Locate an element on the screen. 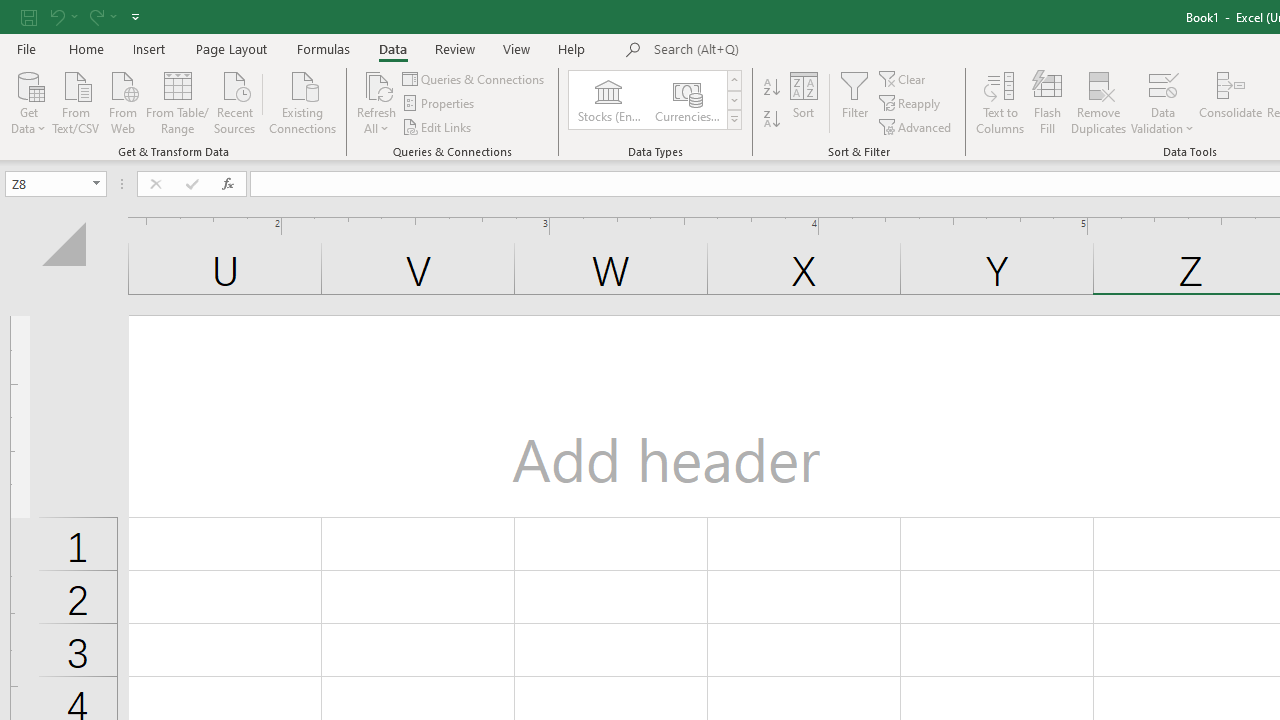 The width and height of the screenshot is (1280, 720). 'Properties' is located at coordinates (439, 103).